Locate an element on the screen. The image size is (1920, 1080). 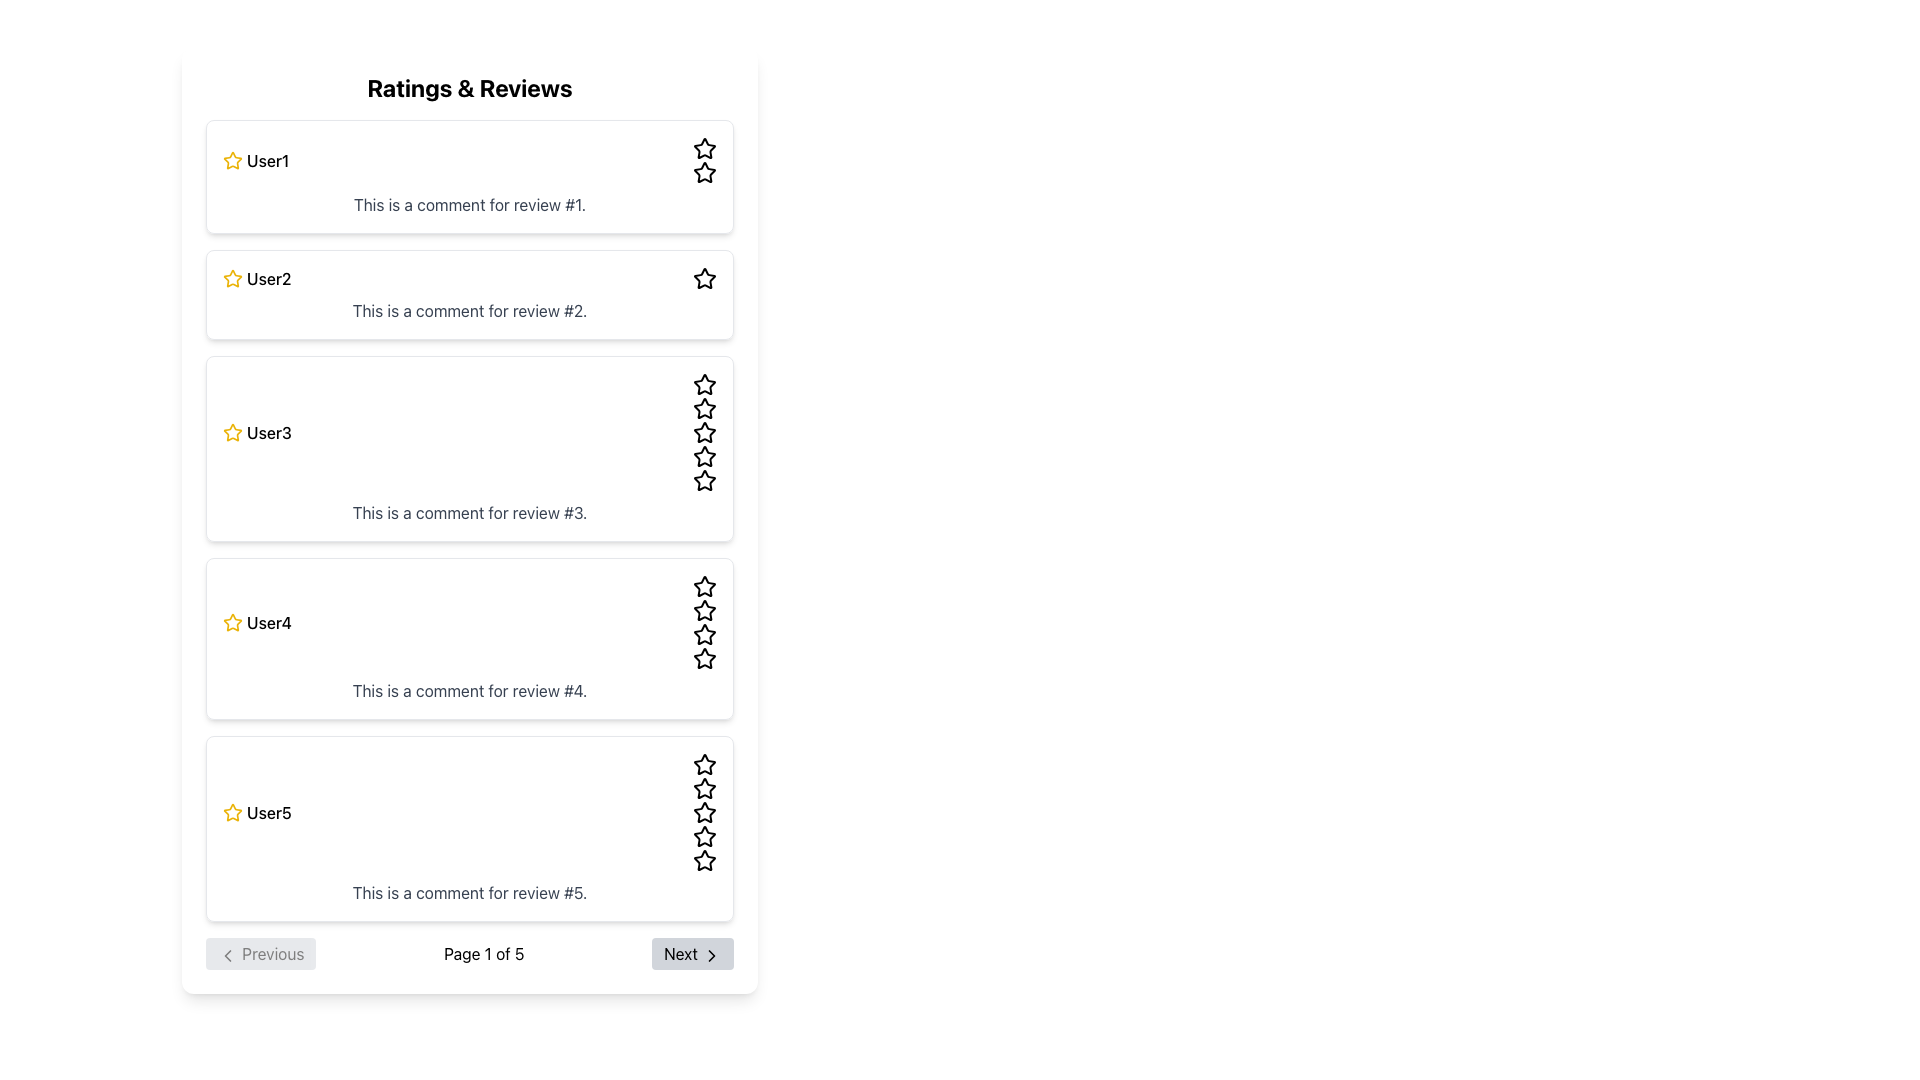
the second star icon used for rating purposes, located to the right of 'User4' in the 'Ratings & Reviews' section is located at coordinates (705, 585).